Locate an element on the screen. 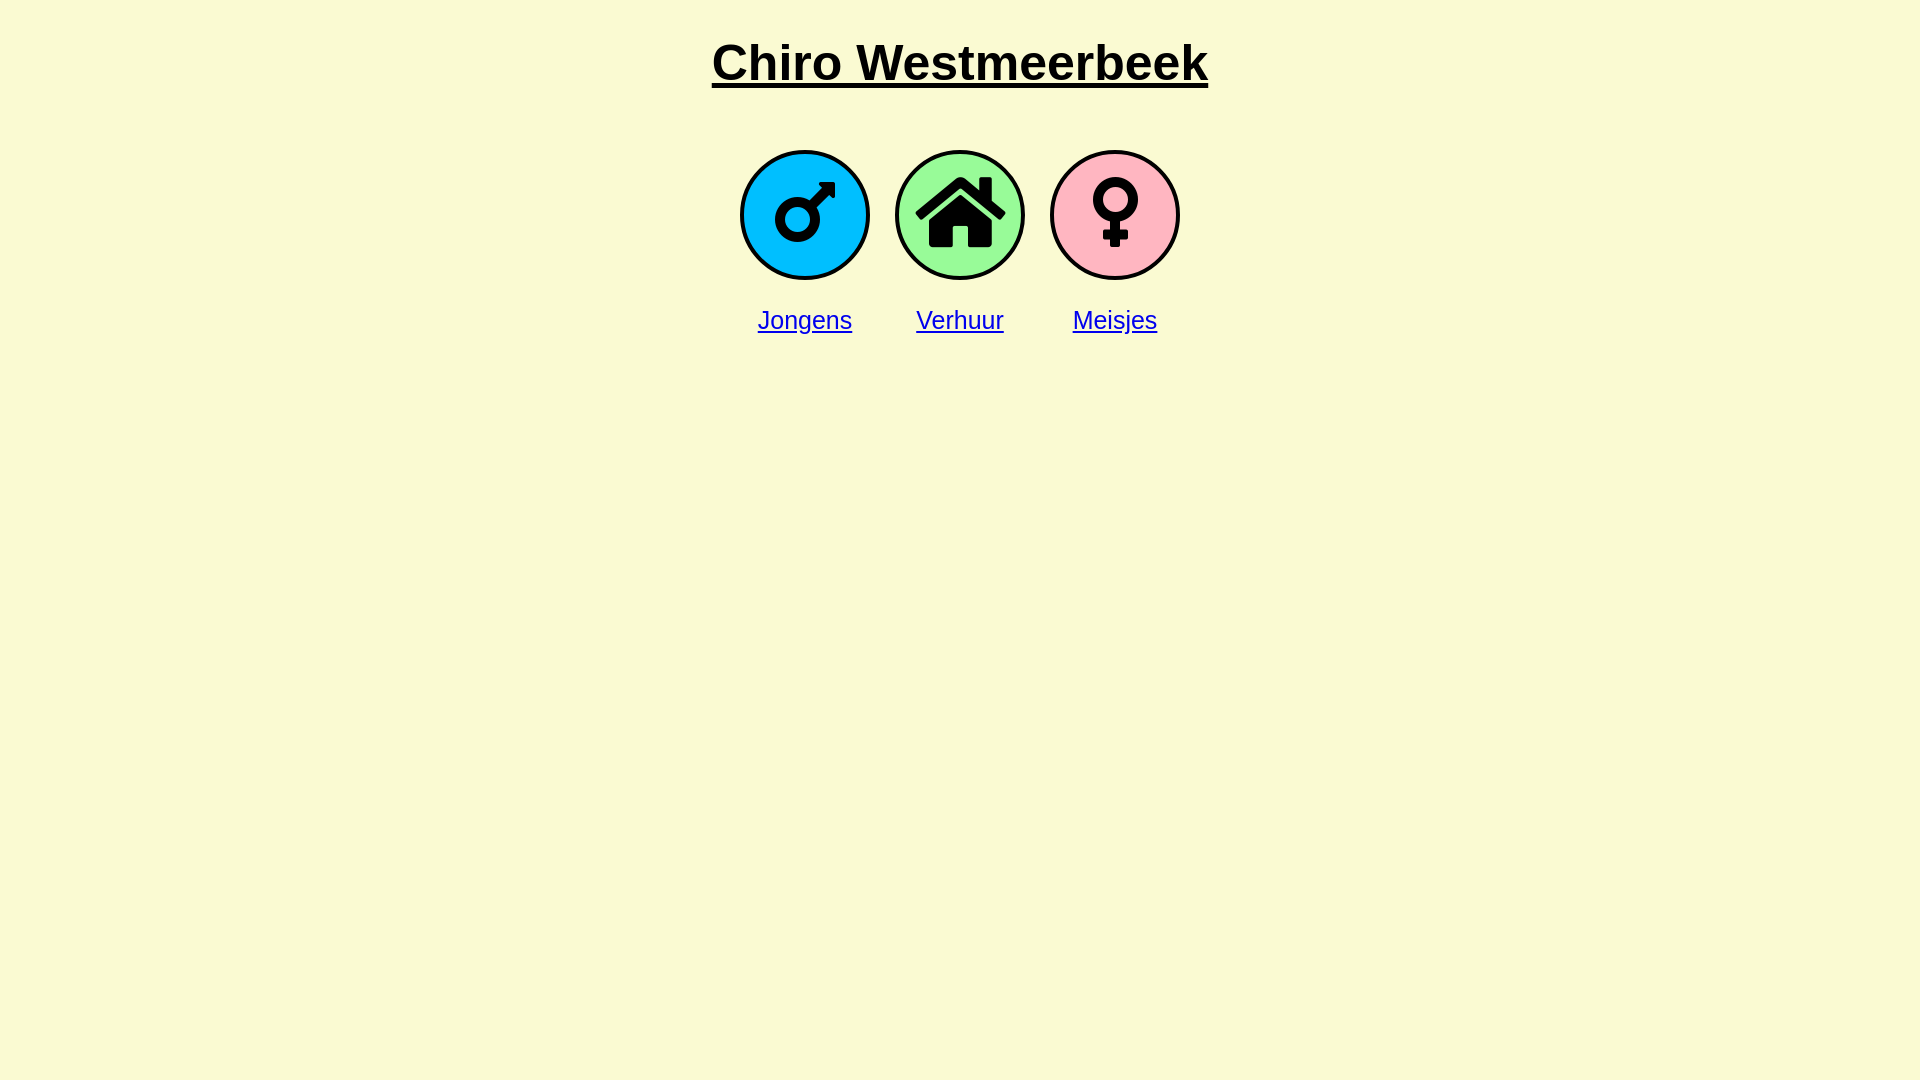  'Jongens' is located at coordinates (757, 319).